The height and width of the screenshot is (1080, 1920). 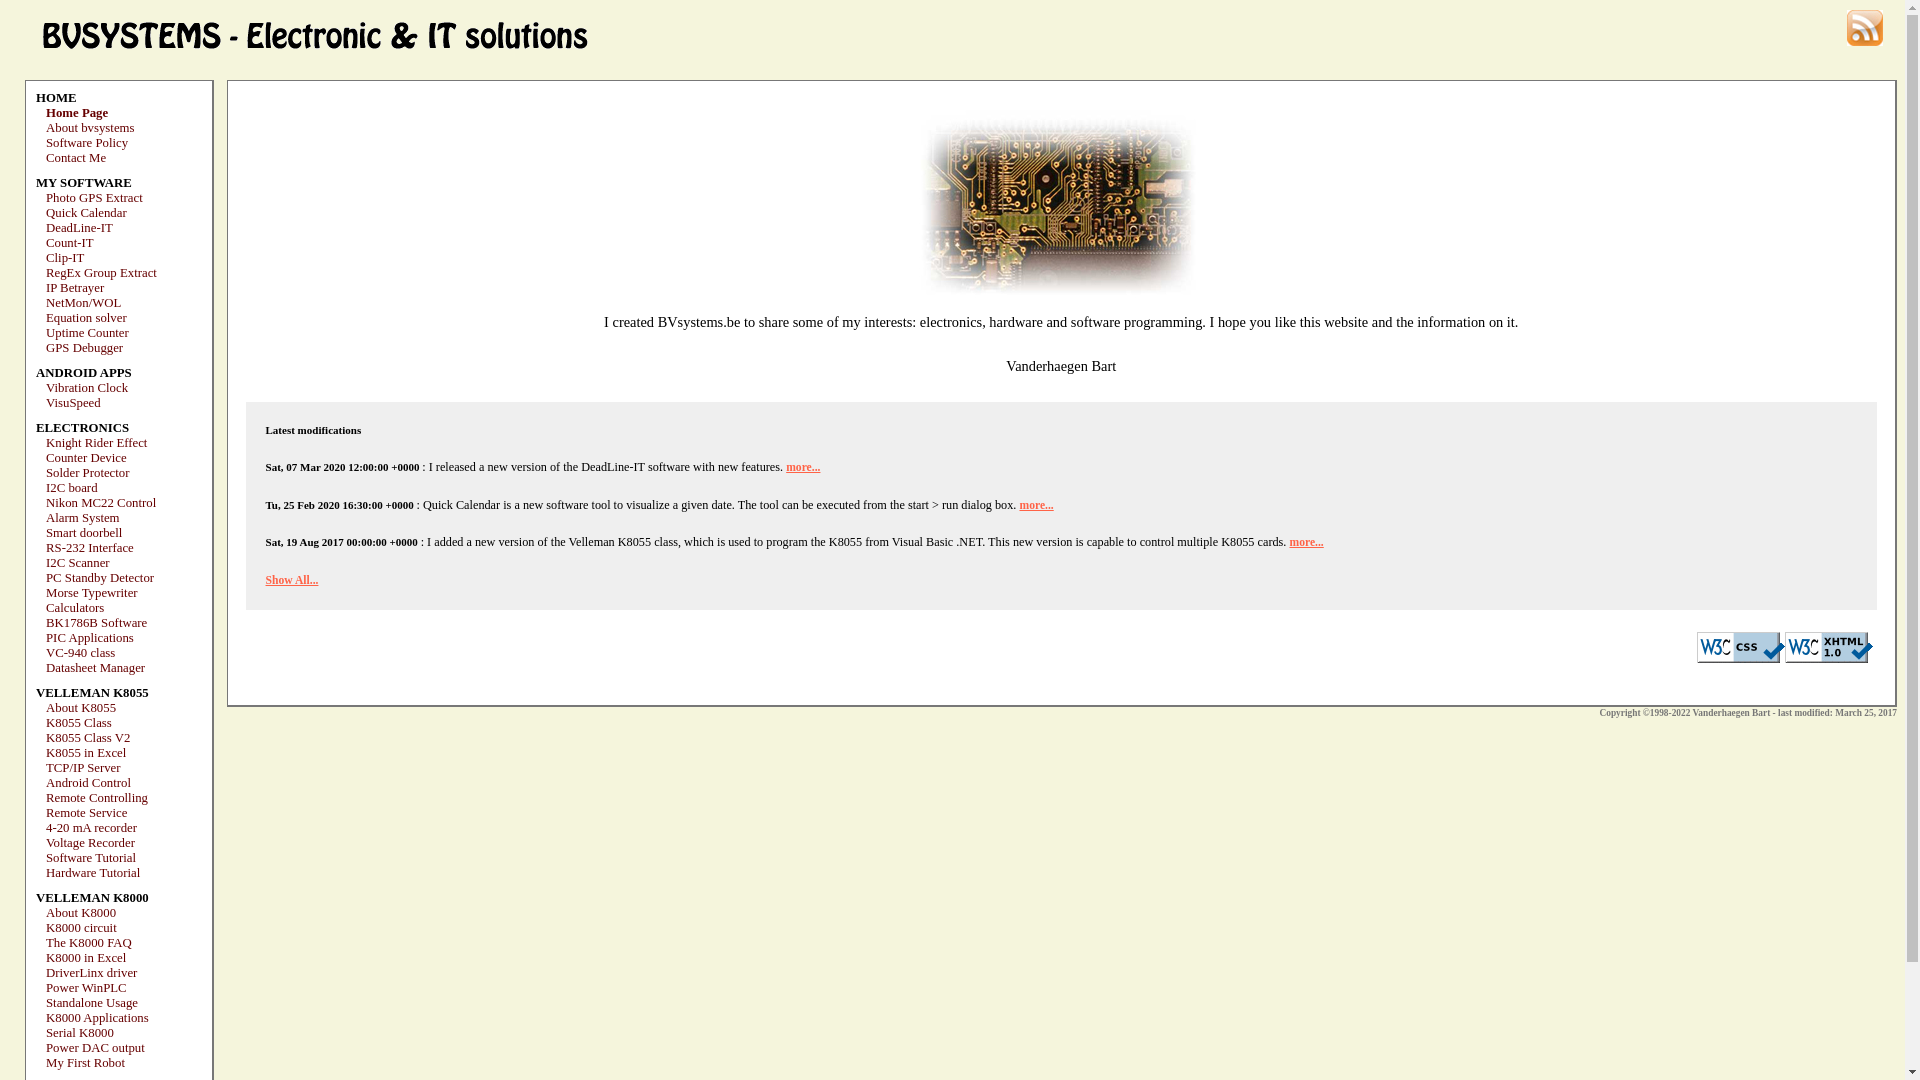 What do you see at coordinates (291, 580) in the screenshot?
I see `'Show All...'` at bounding box center [291, 580].